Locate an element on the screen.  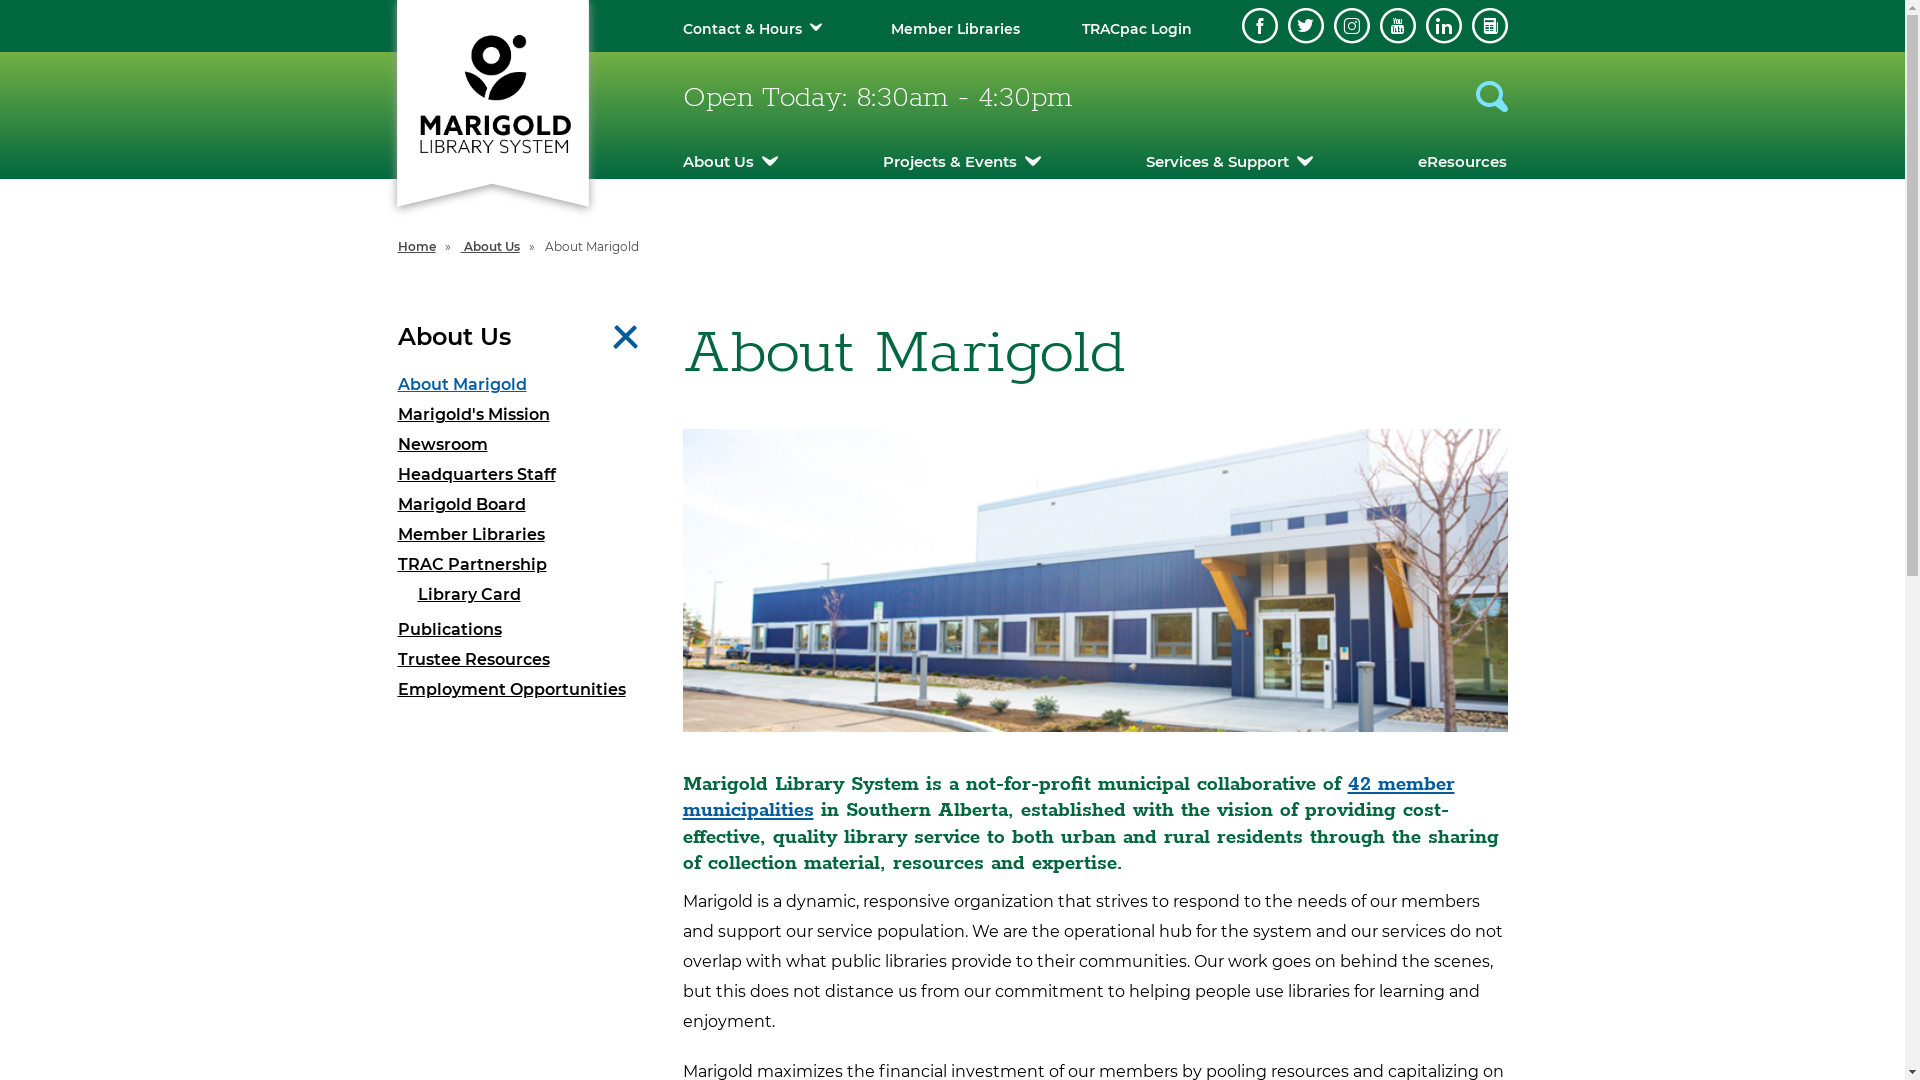
'Newsletter sign up' is located at coordinates (1489, 26).